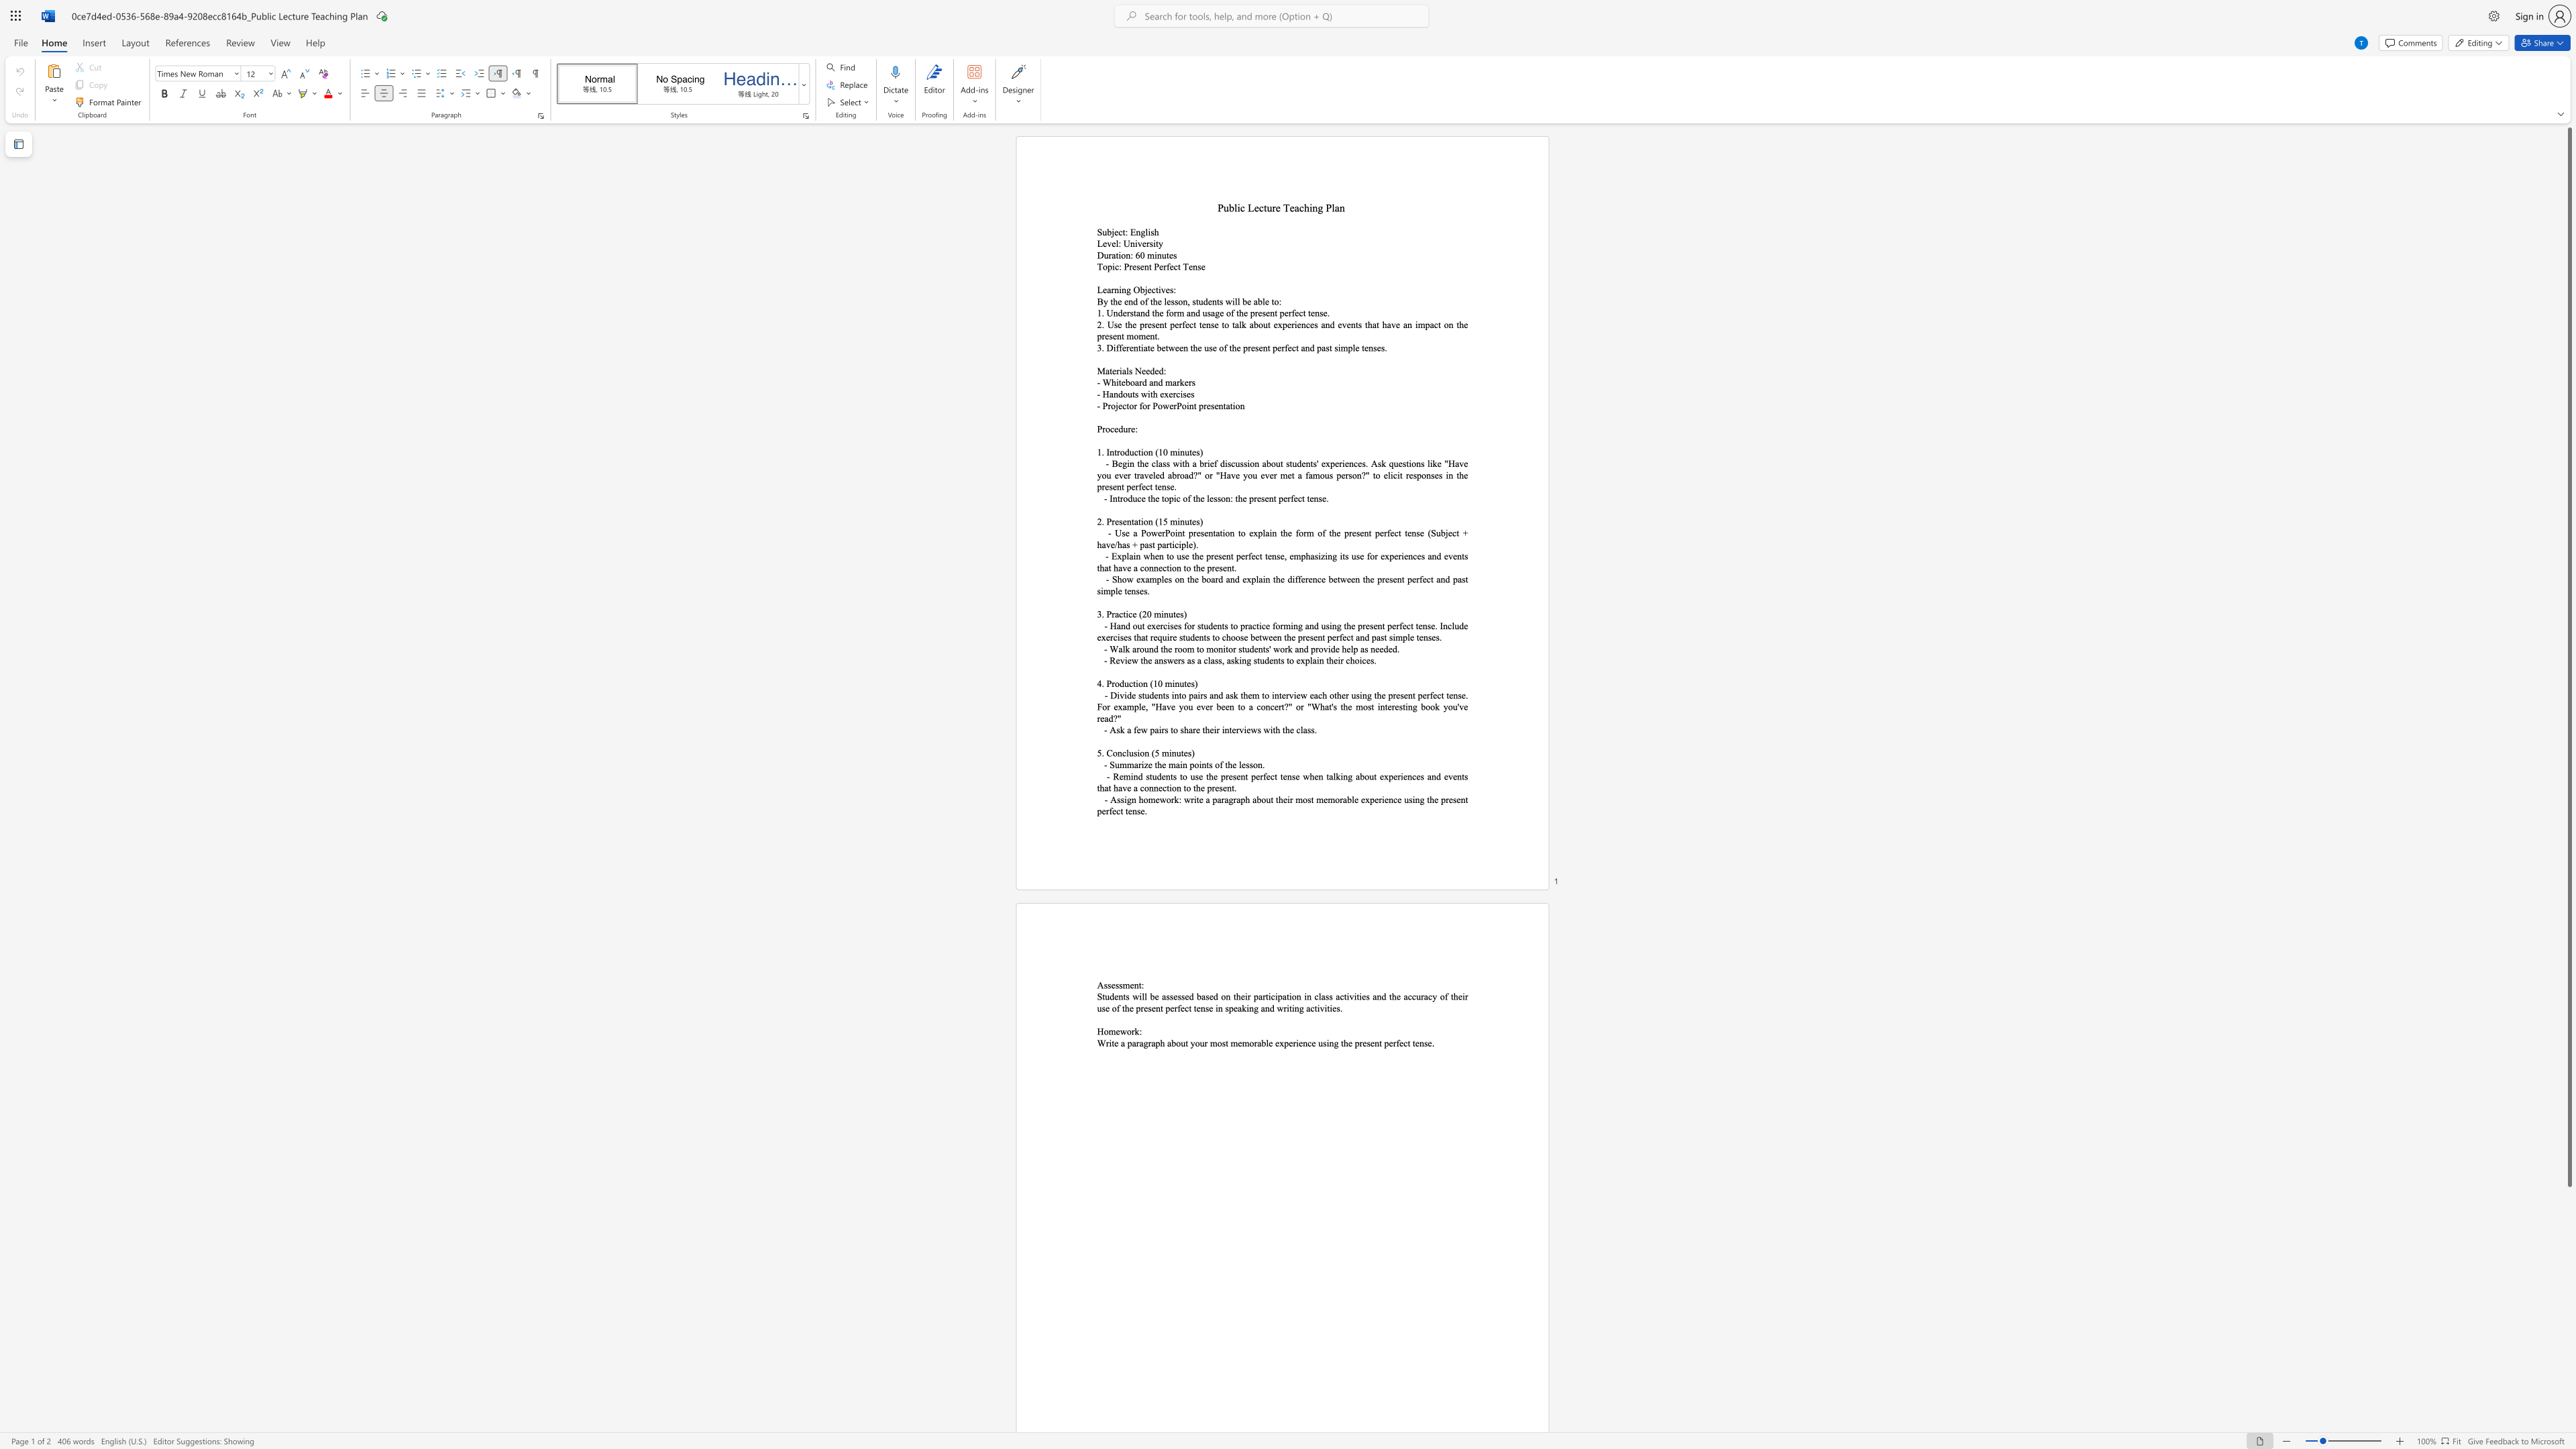  I want to click on the subset text "memorable experi" within the text "- Assign homework: write a paragraph about their most memorable experience using the present perfect tense.", so click(1316, 800).